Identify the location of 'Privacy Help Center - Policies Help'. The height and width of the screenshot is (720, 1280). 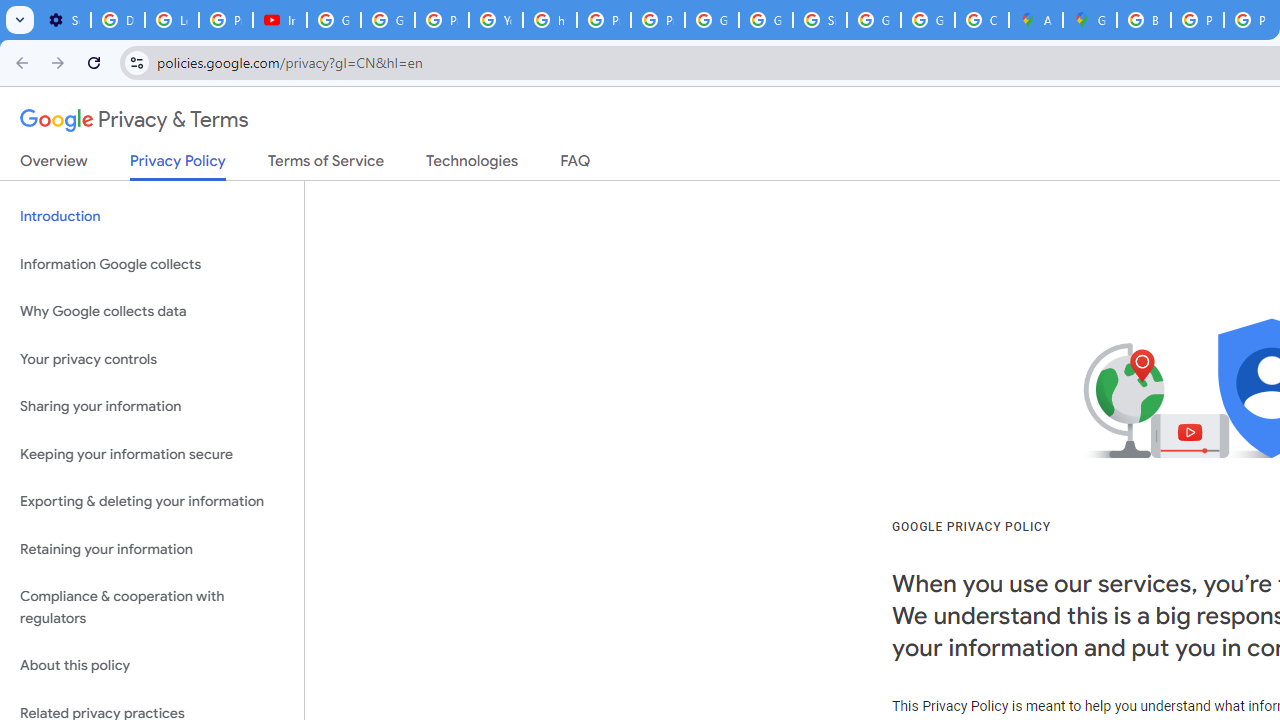
(1197, 20).